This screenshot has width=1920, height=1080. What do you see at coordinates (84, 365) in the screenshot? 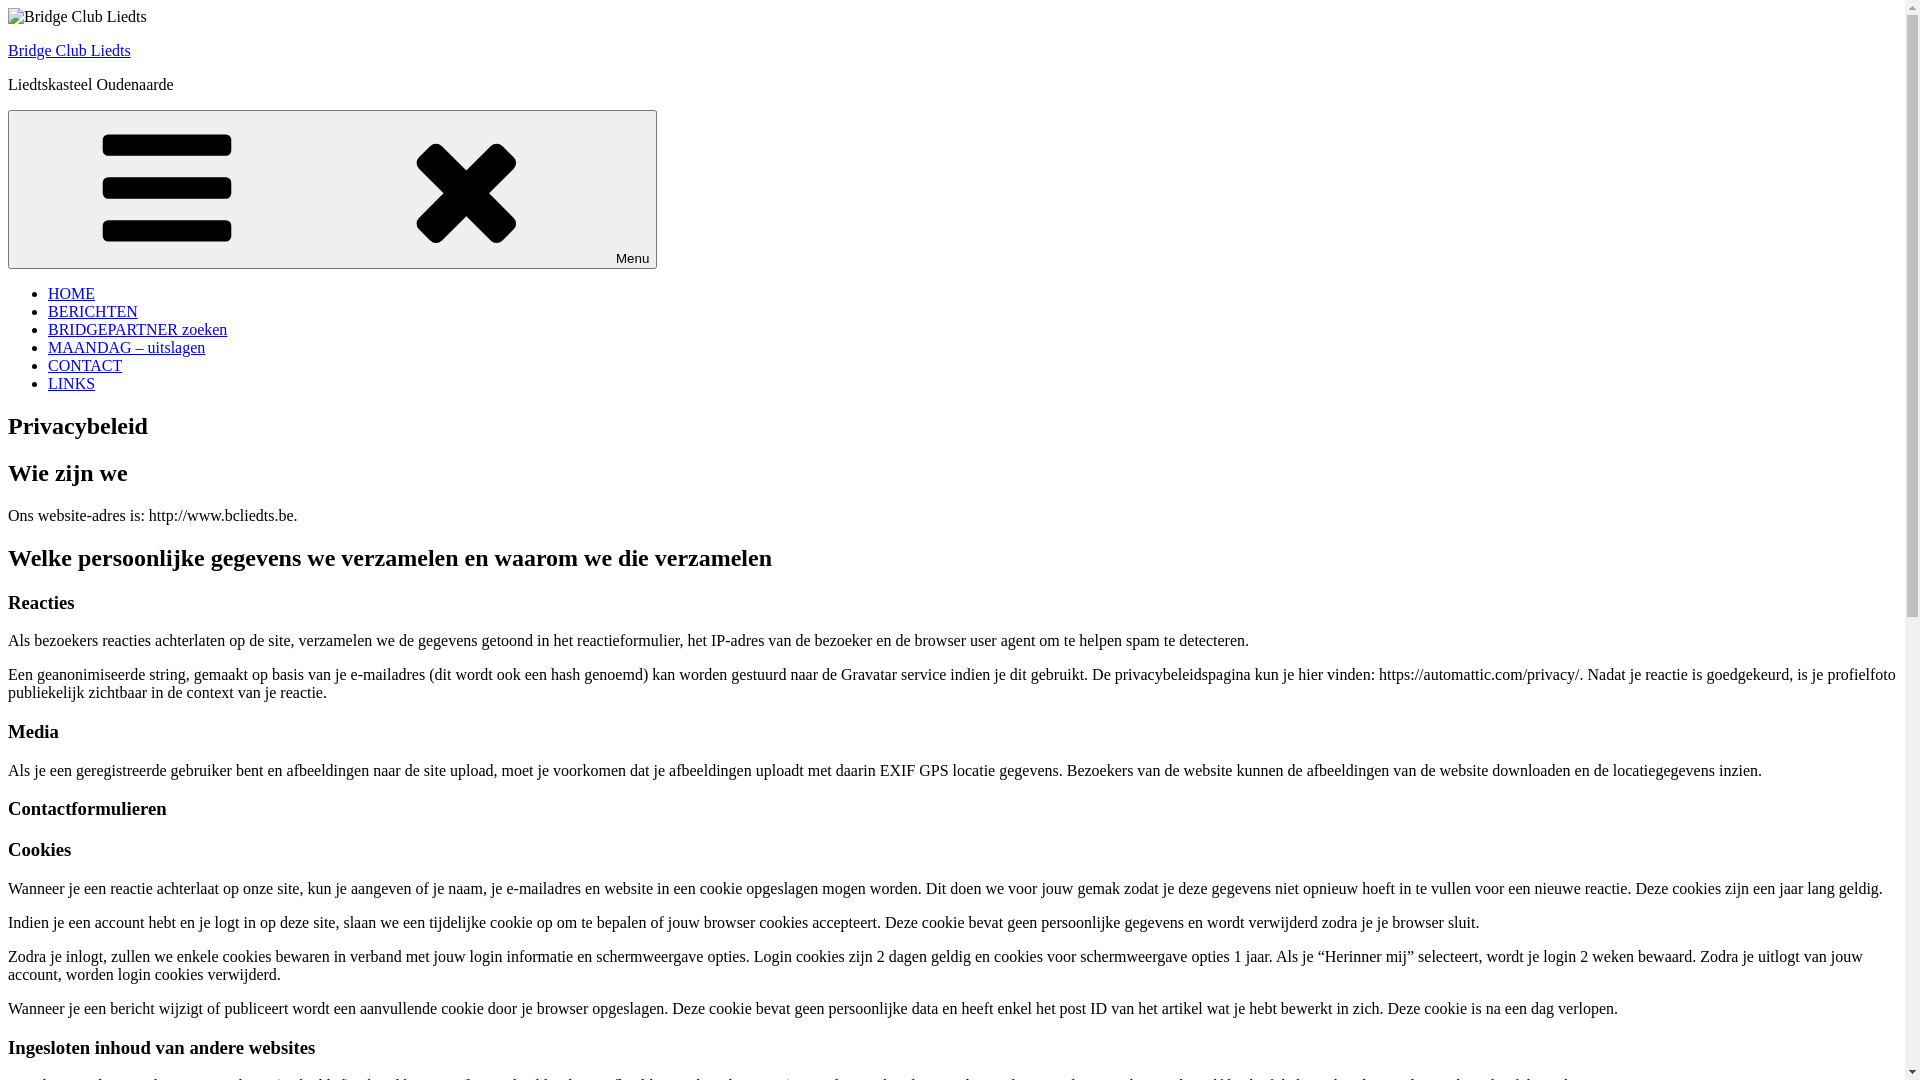
I see `'CONTACT'` at bounding box center [84, 365].